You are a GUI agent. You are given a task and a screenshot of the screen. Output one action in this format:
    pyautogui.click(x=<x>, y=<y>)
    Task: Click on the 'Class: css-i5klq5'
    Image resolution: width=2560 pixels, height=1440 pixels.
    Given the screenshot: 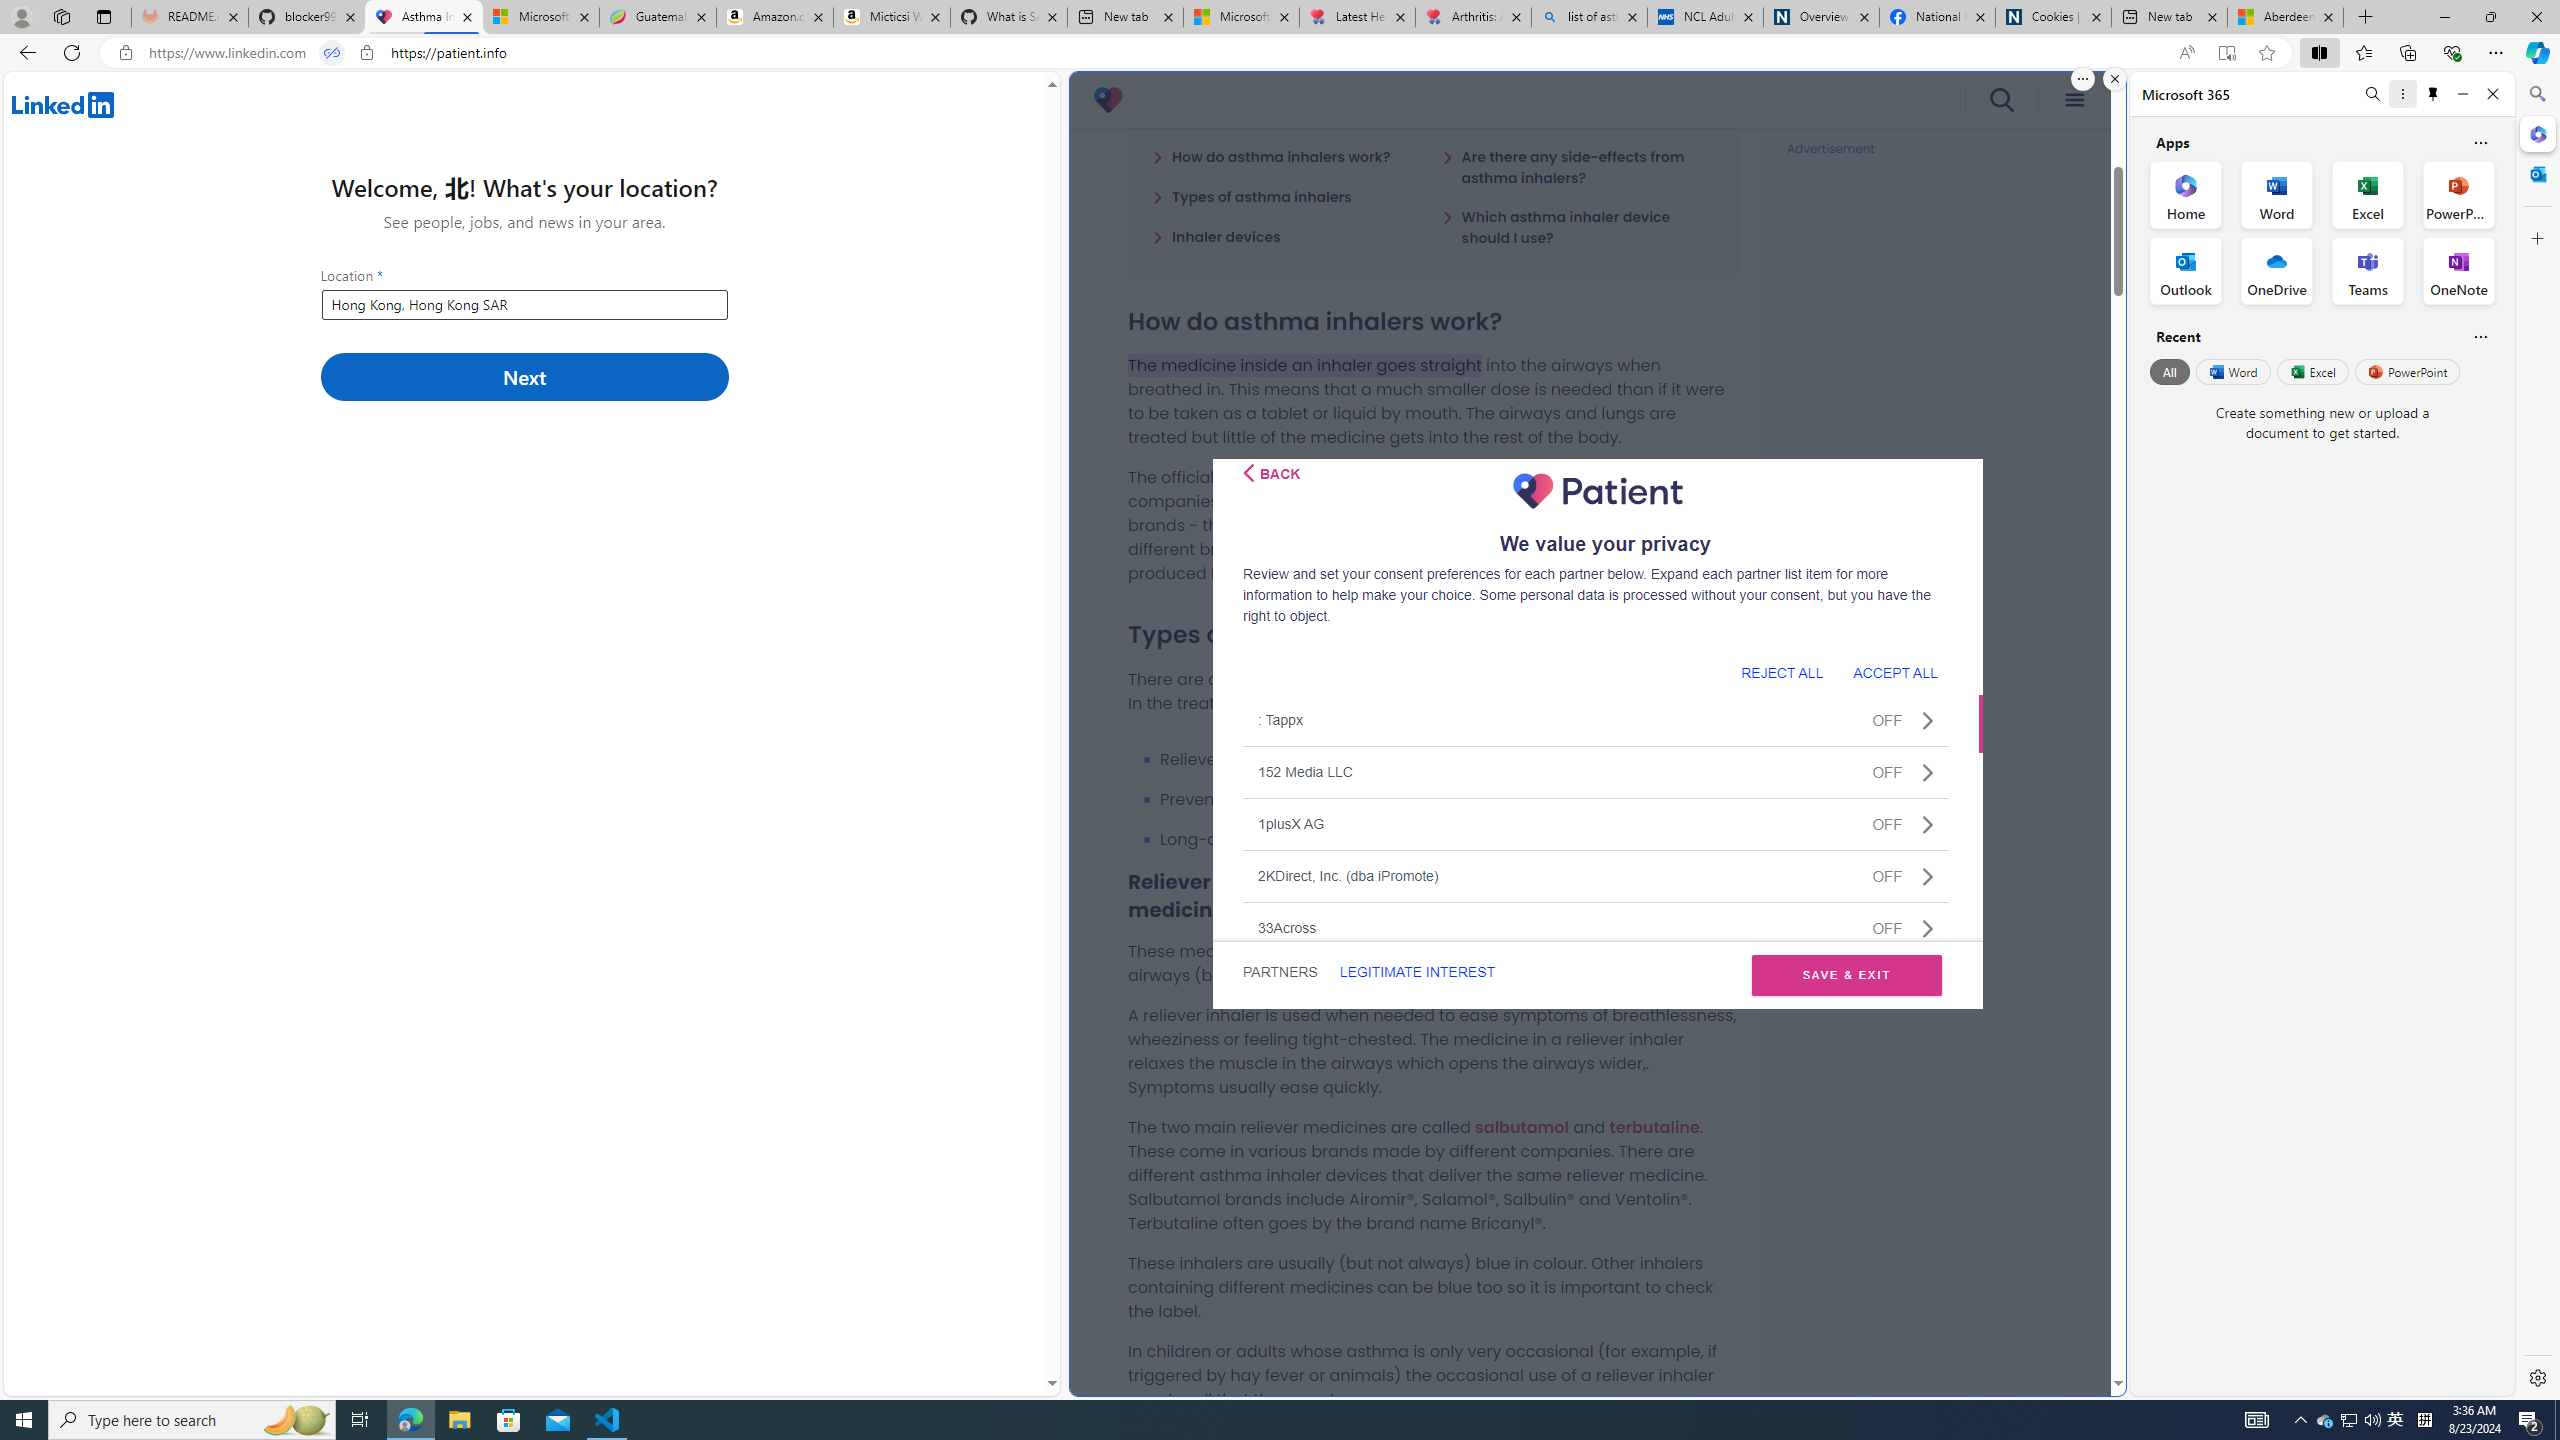 What is the action you would take?
    pyautogui.click(x=1248, y=472)
    